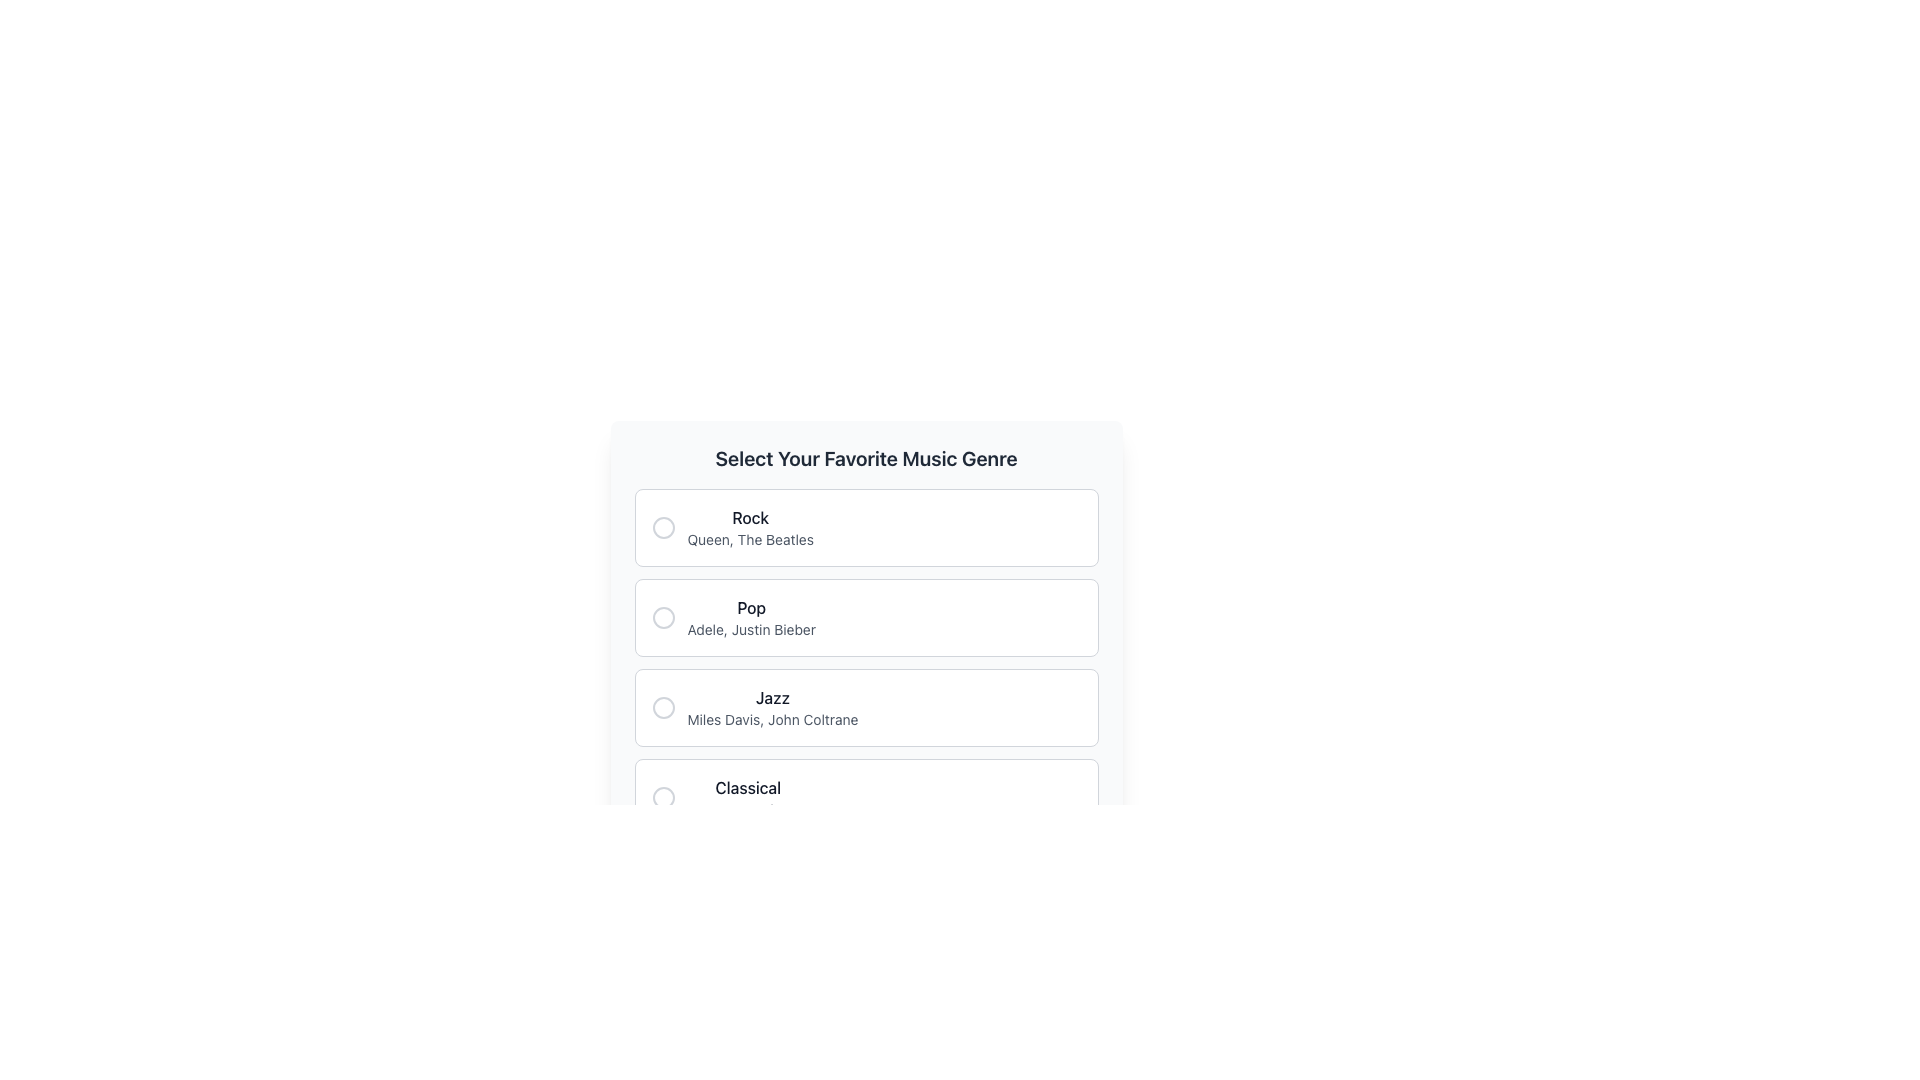 The height and width of the screenshot is (1080, 1920). What do you see at coordinates (749, 540) in the screenshot?
I see `the descriptive text element displaying 'Queen, The Beatles', which is located below the bold text 'Rock' in the genre selection options` at bounding box center [749, 540].